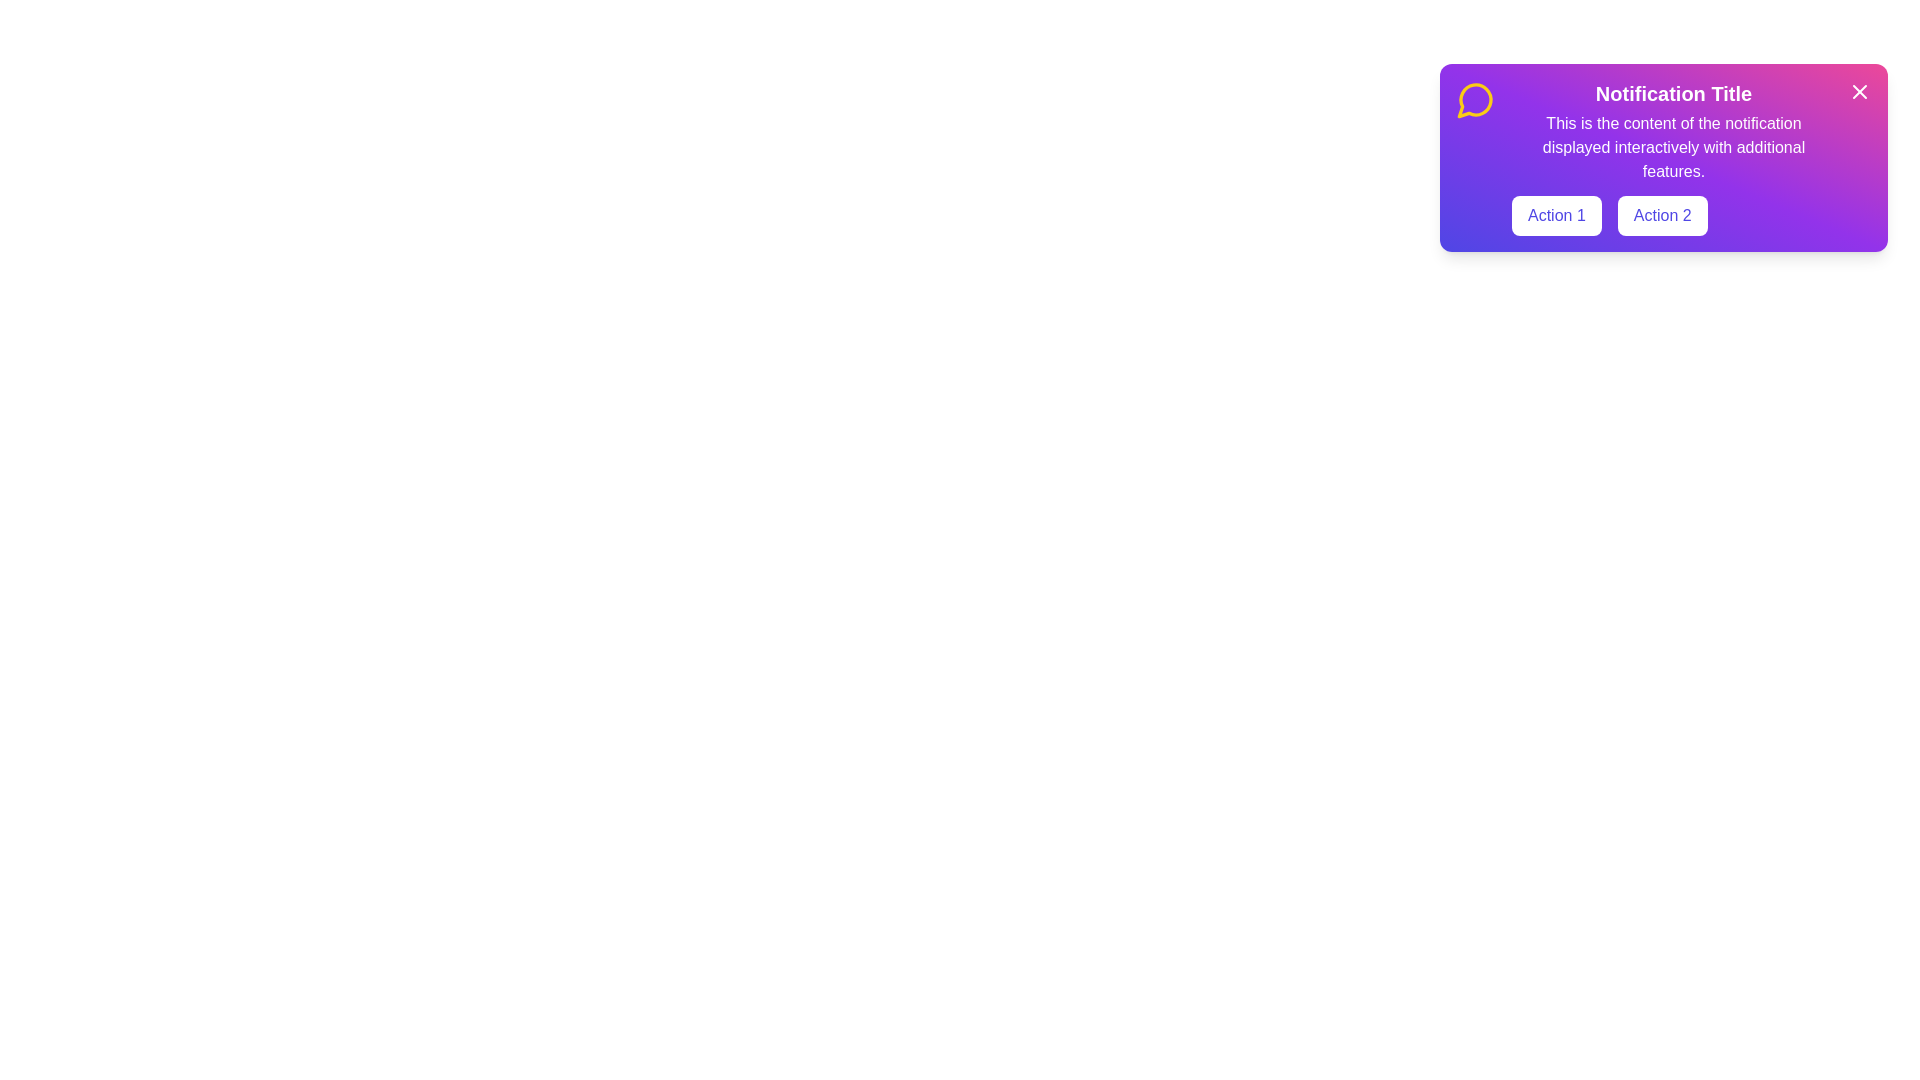 The image size is (1920, 1080). What do you see at coordinates (1859, 92) in the screenshot?
I see `the close icon to close the snackbar` at bounding box center [1859, 92].